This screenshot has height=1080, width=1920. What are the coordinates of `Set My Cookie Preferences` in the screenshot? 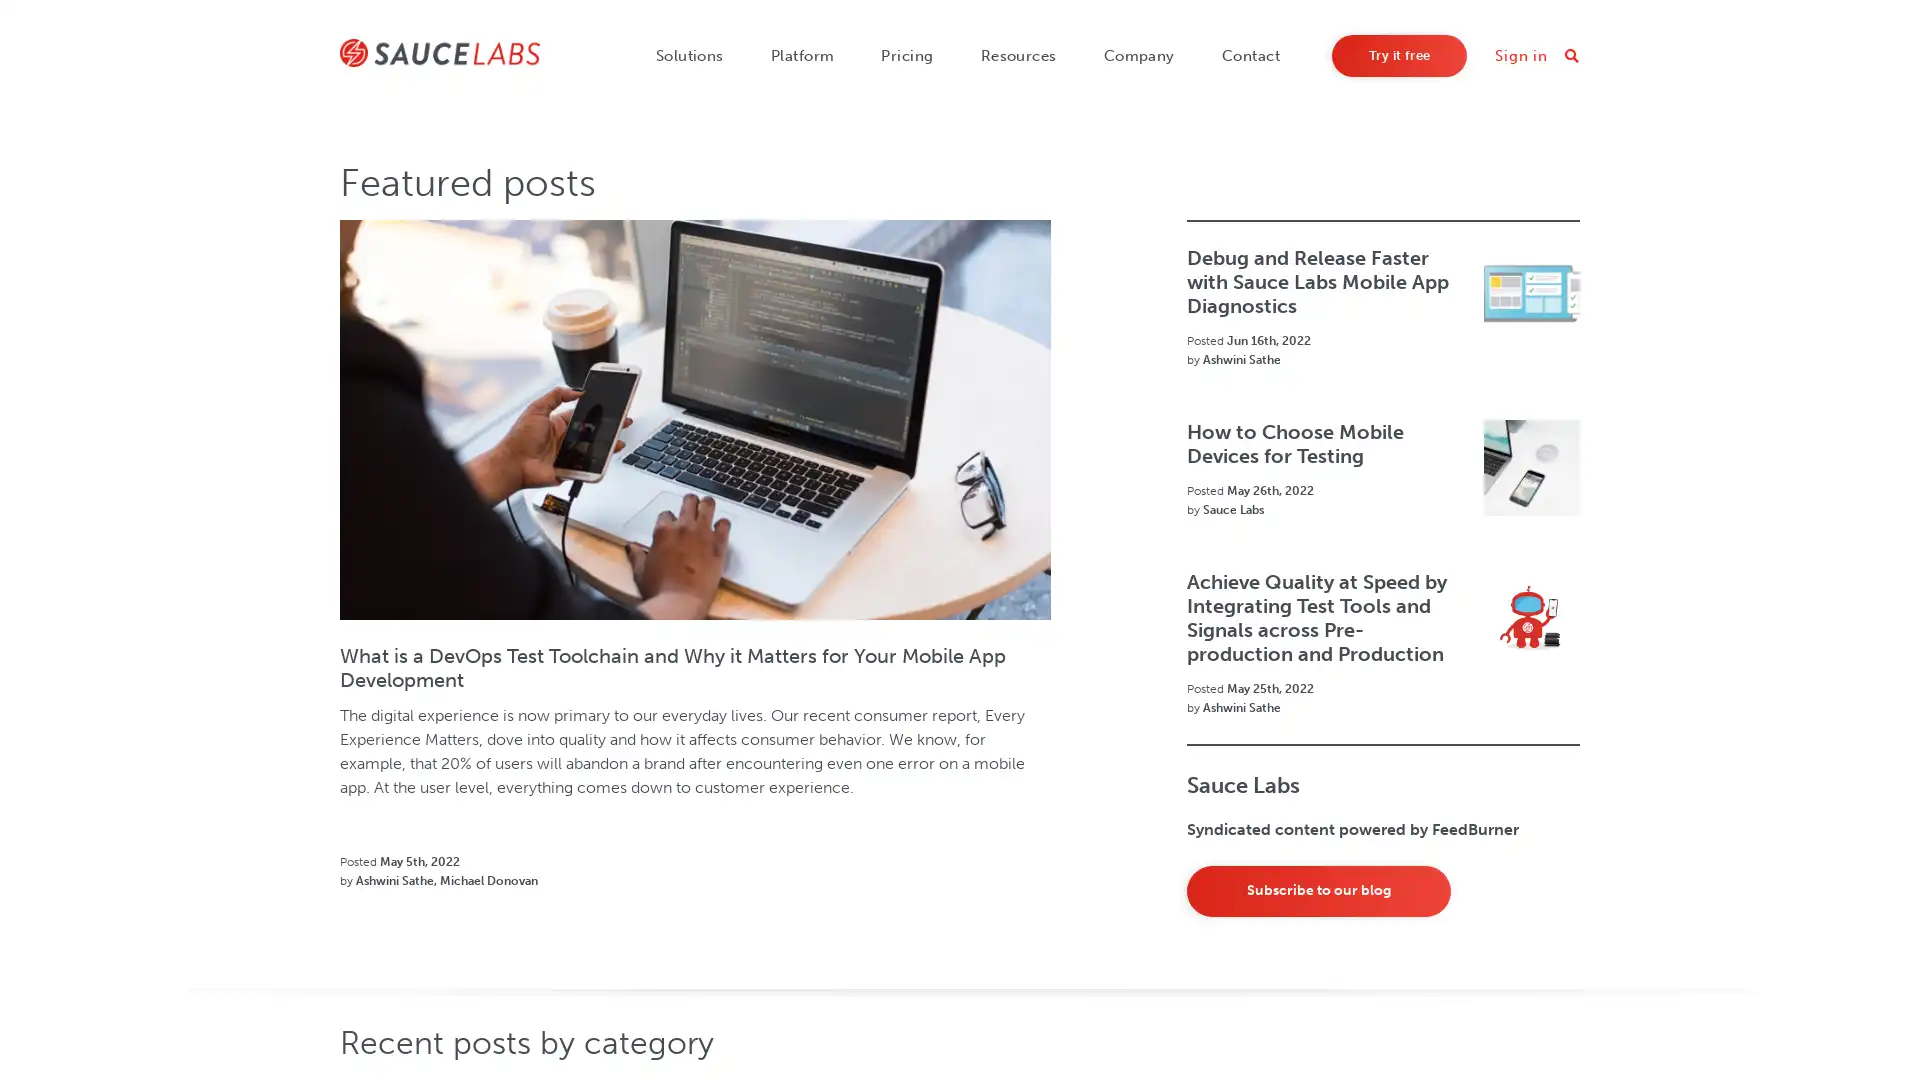 It's located at (1376, 1019).